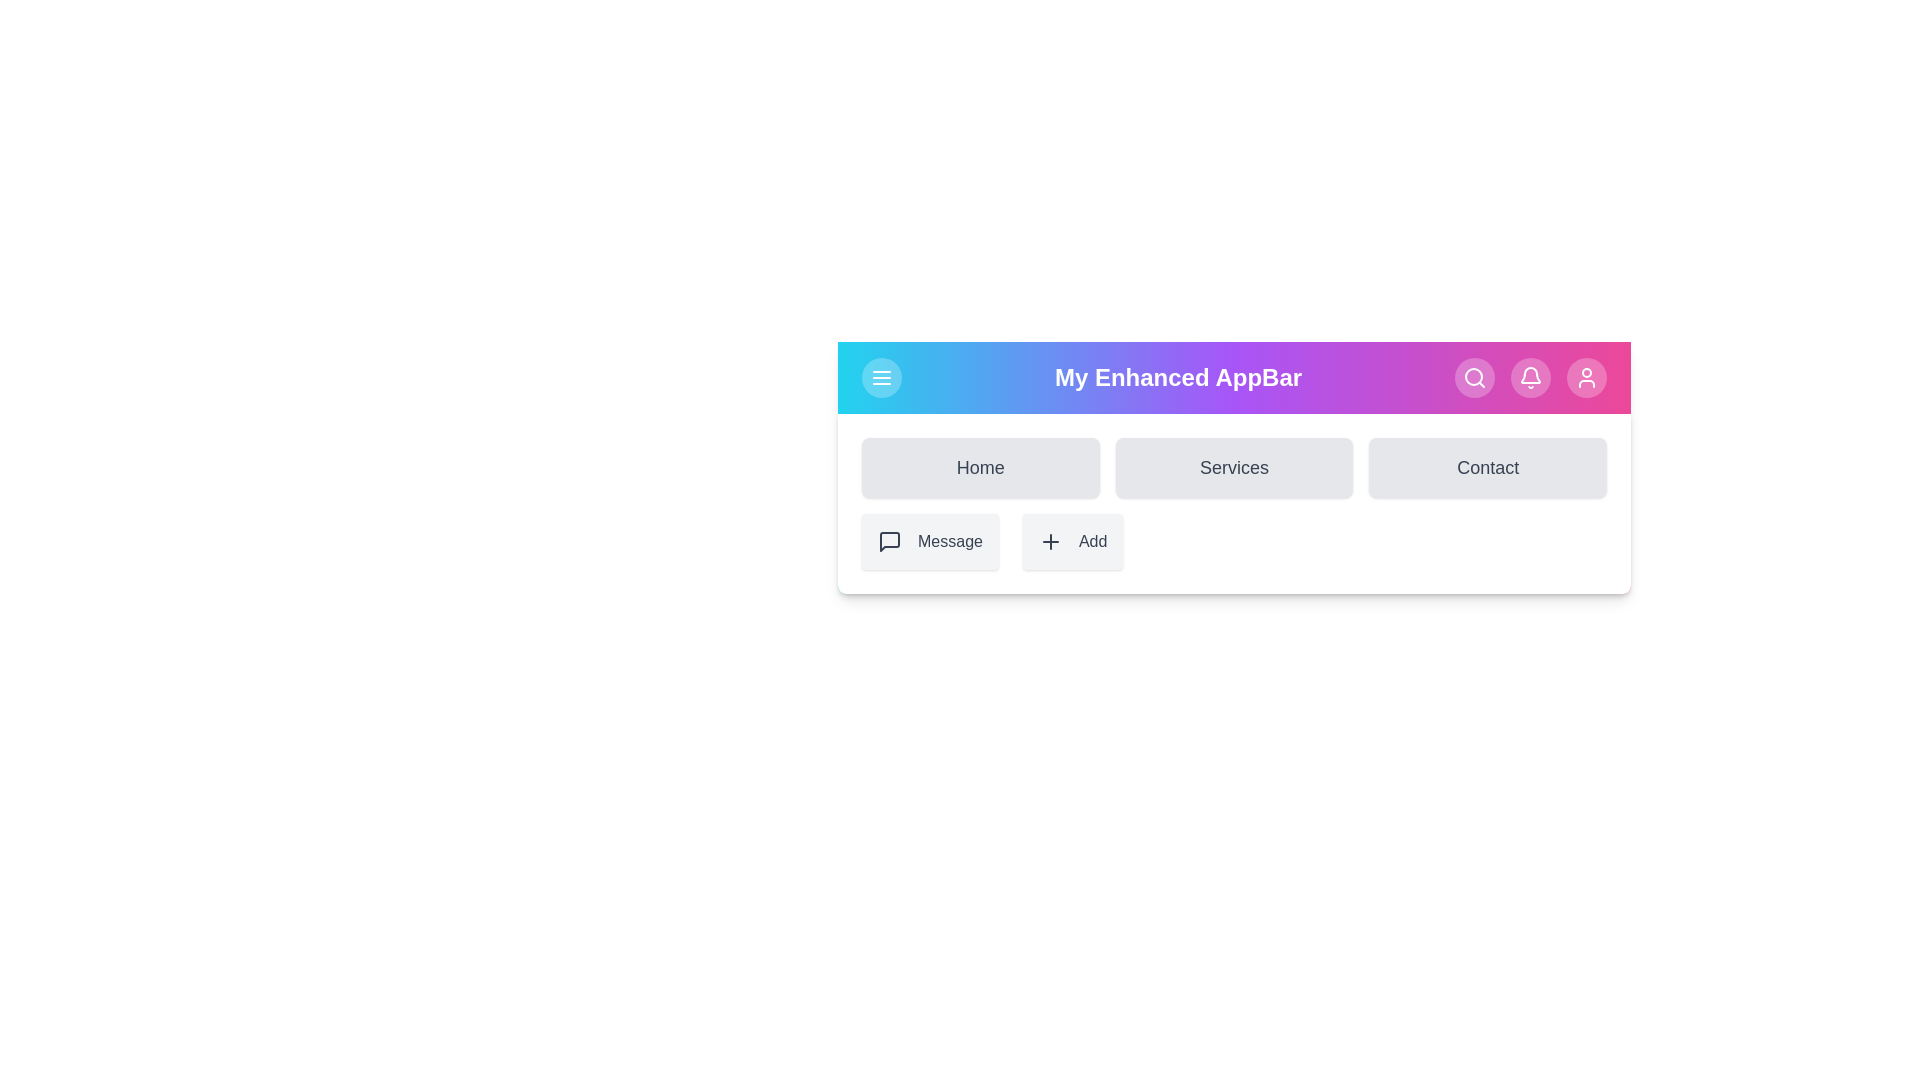  What do you see at coordinates (1072, 542) in the screenshot?
I see `the action button labeled Add` at bounding box center [1072, 542].